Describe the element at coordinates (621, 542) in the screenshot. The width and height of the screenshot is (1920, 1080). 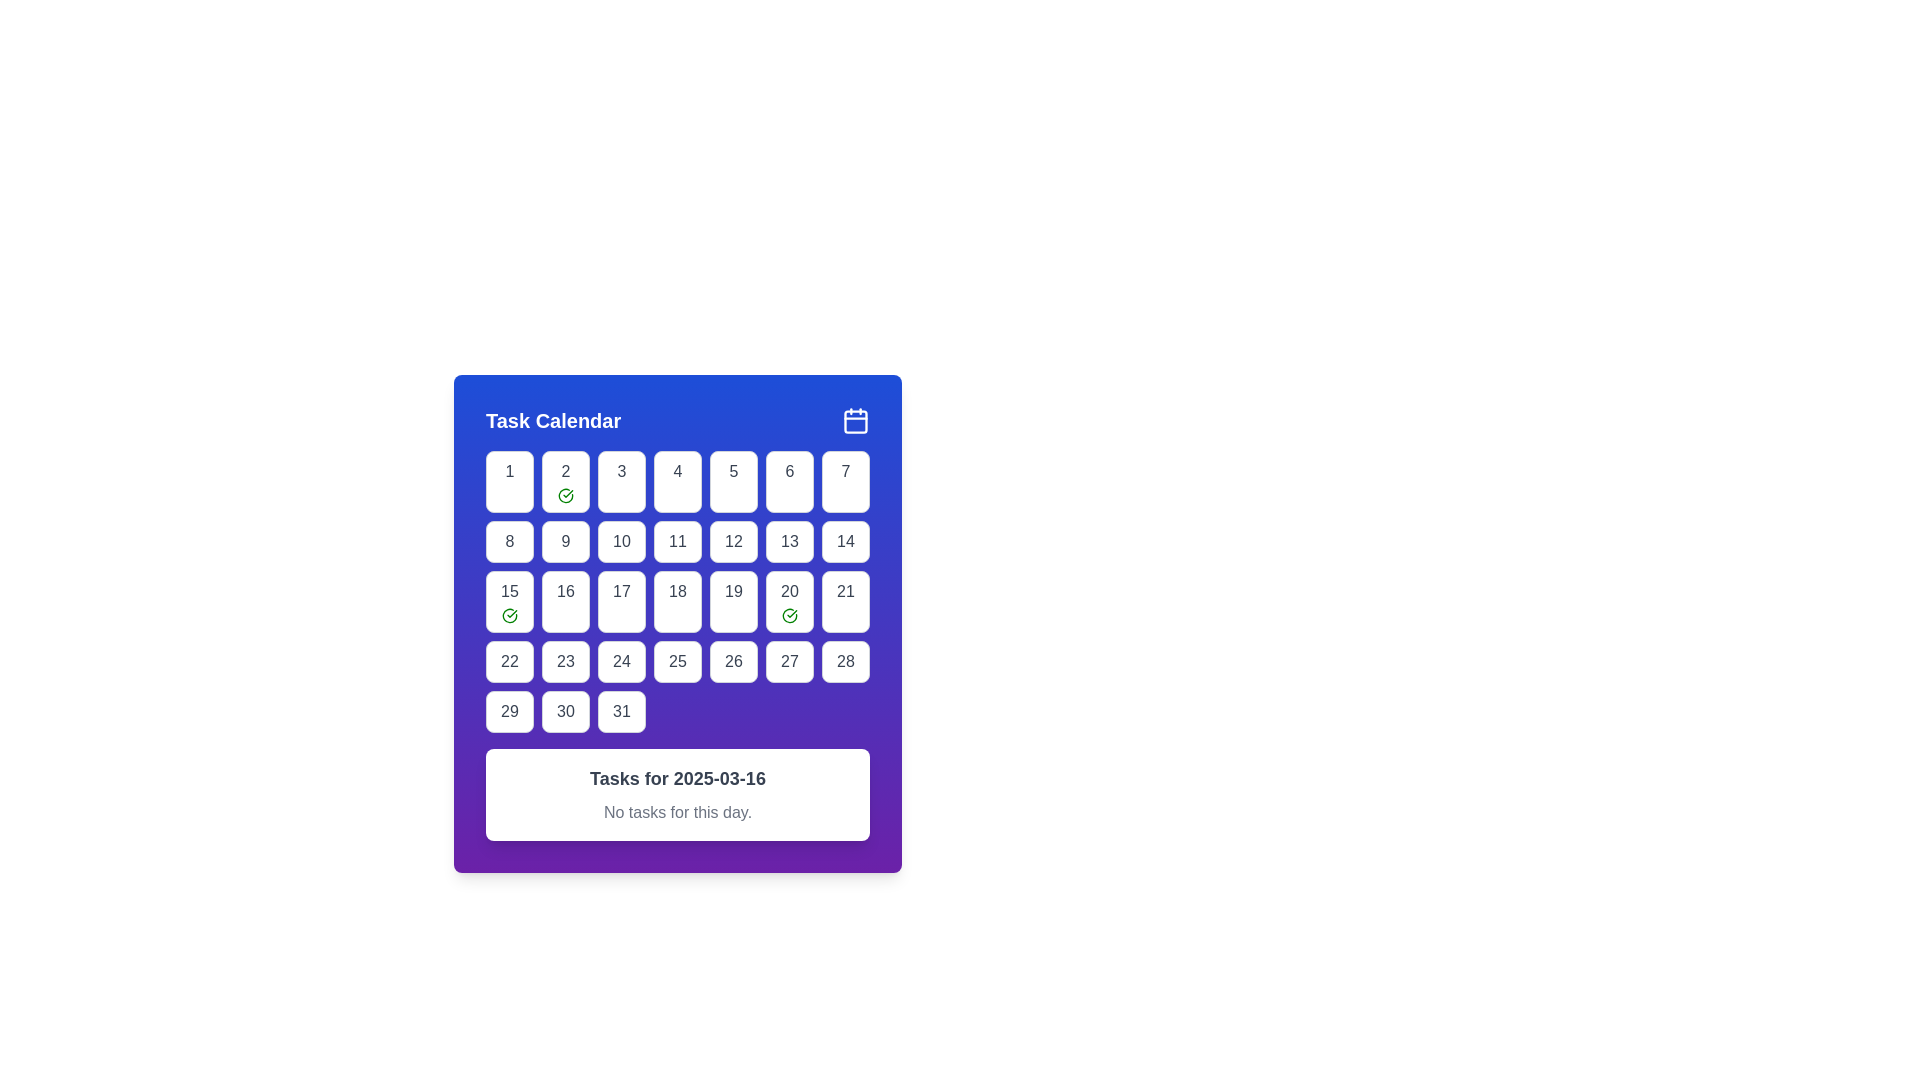
I see `the calendar date cell representing the 10th` at that location.